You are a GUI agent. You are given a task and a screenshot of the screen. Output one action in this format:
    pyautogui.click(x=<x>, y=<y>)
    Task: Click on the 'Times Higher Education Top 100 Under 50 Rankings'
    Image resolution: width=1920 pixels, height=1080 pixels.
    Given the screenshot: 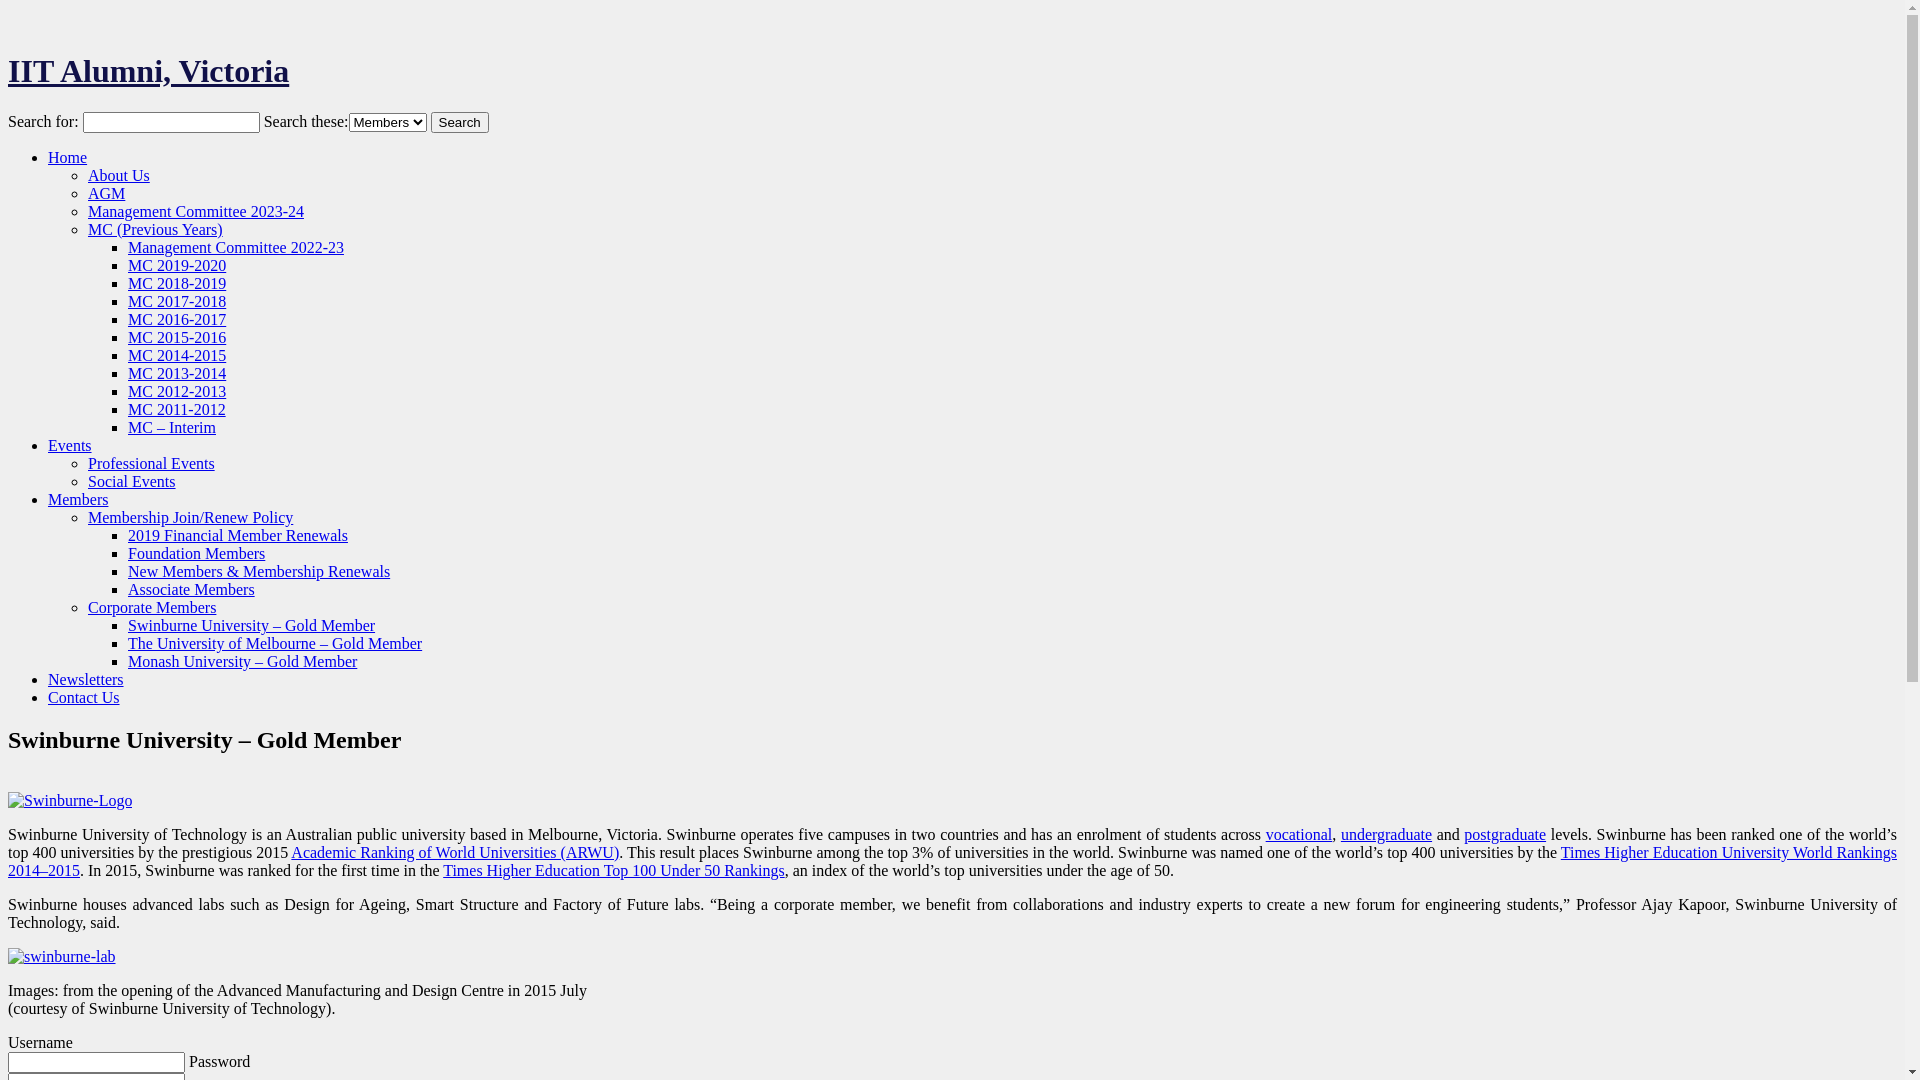 What is the action you would take?
    pyautogui.click(x=613, y=869)
    